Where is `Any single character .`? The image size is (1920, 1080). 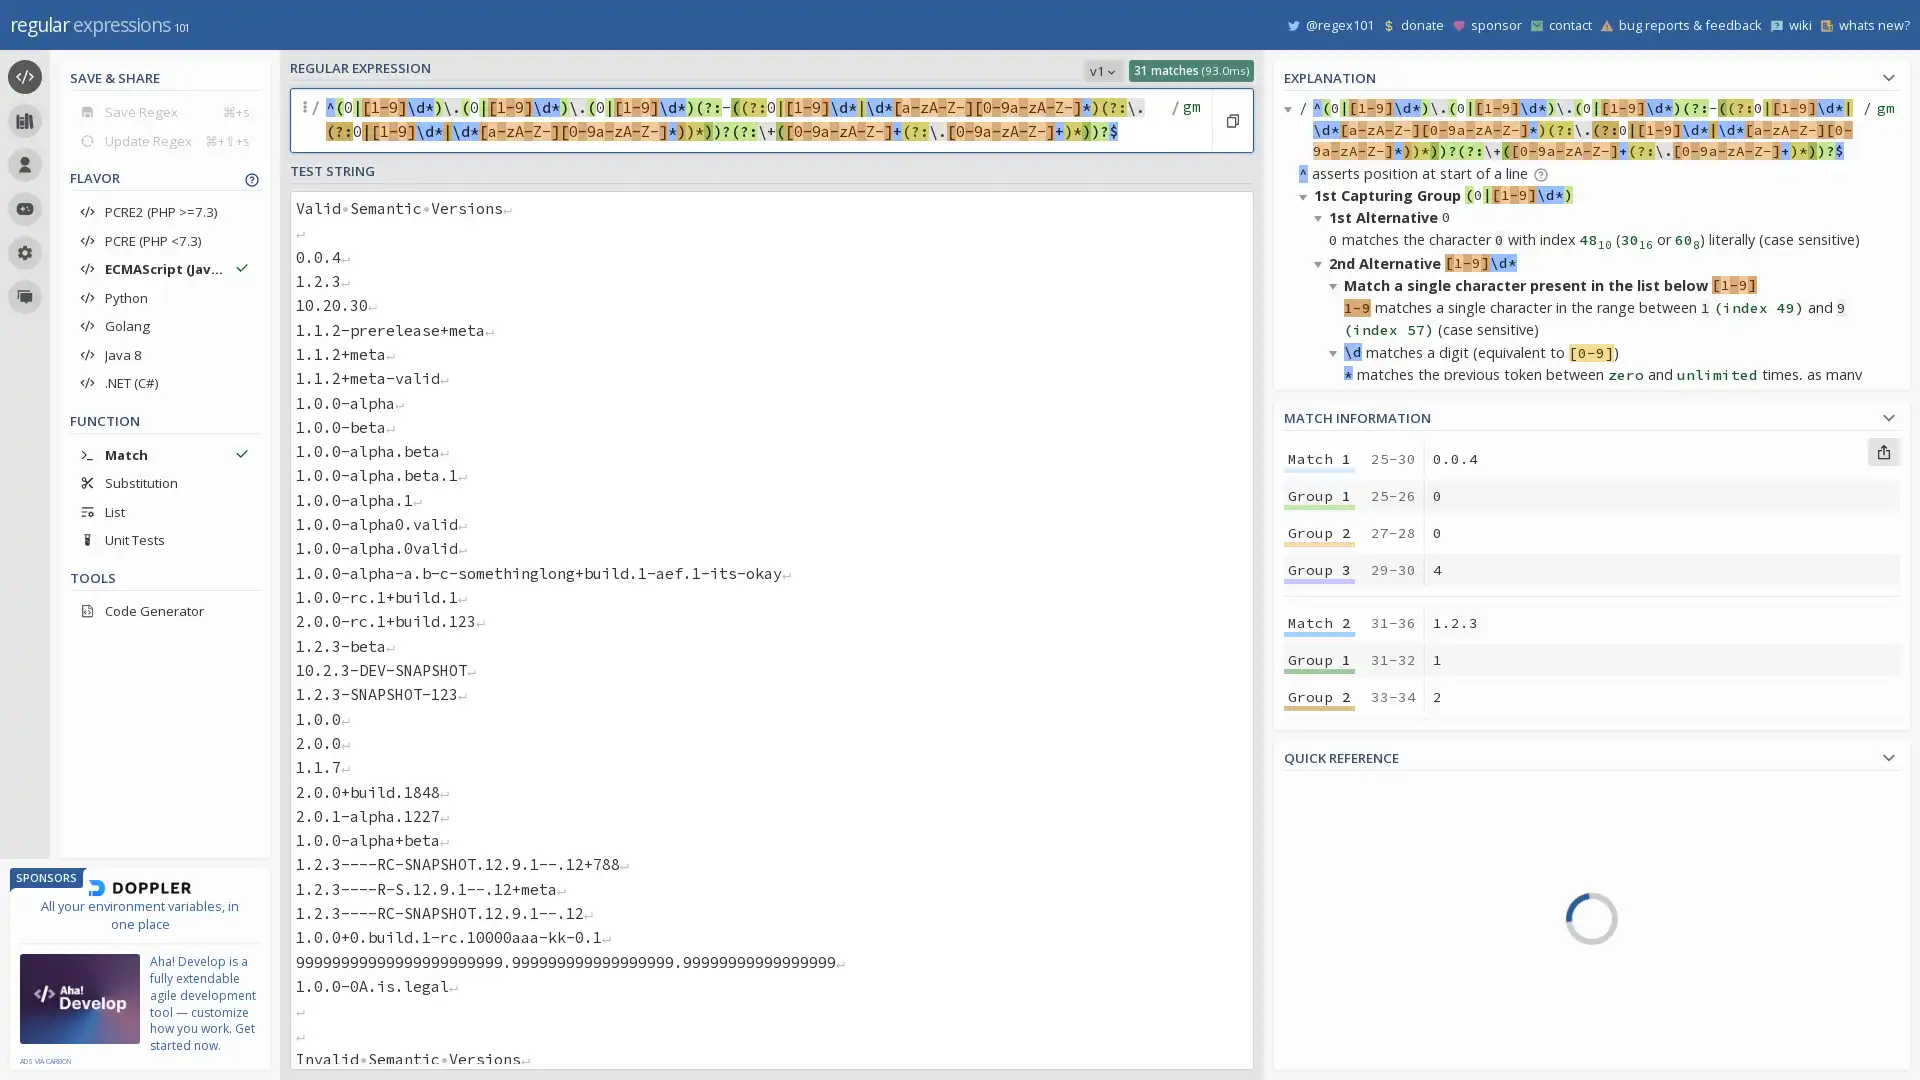 Any single character . is located at coordinates (1691, 934).